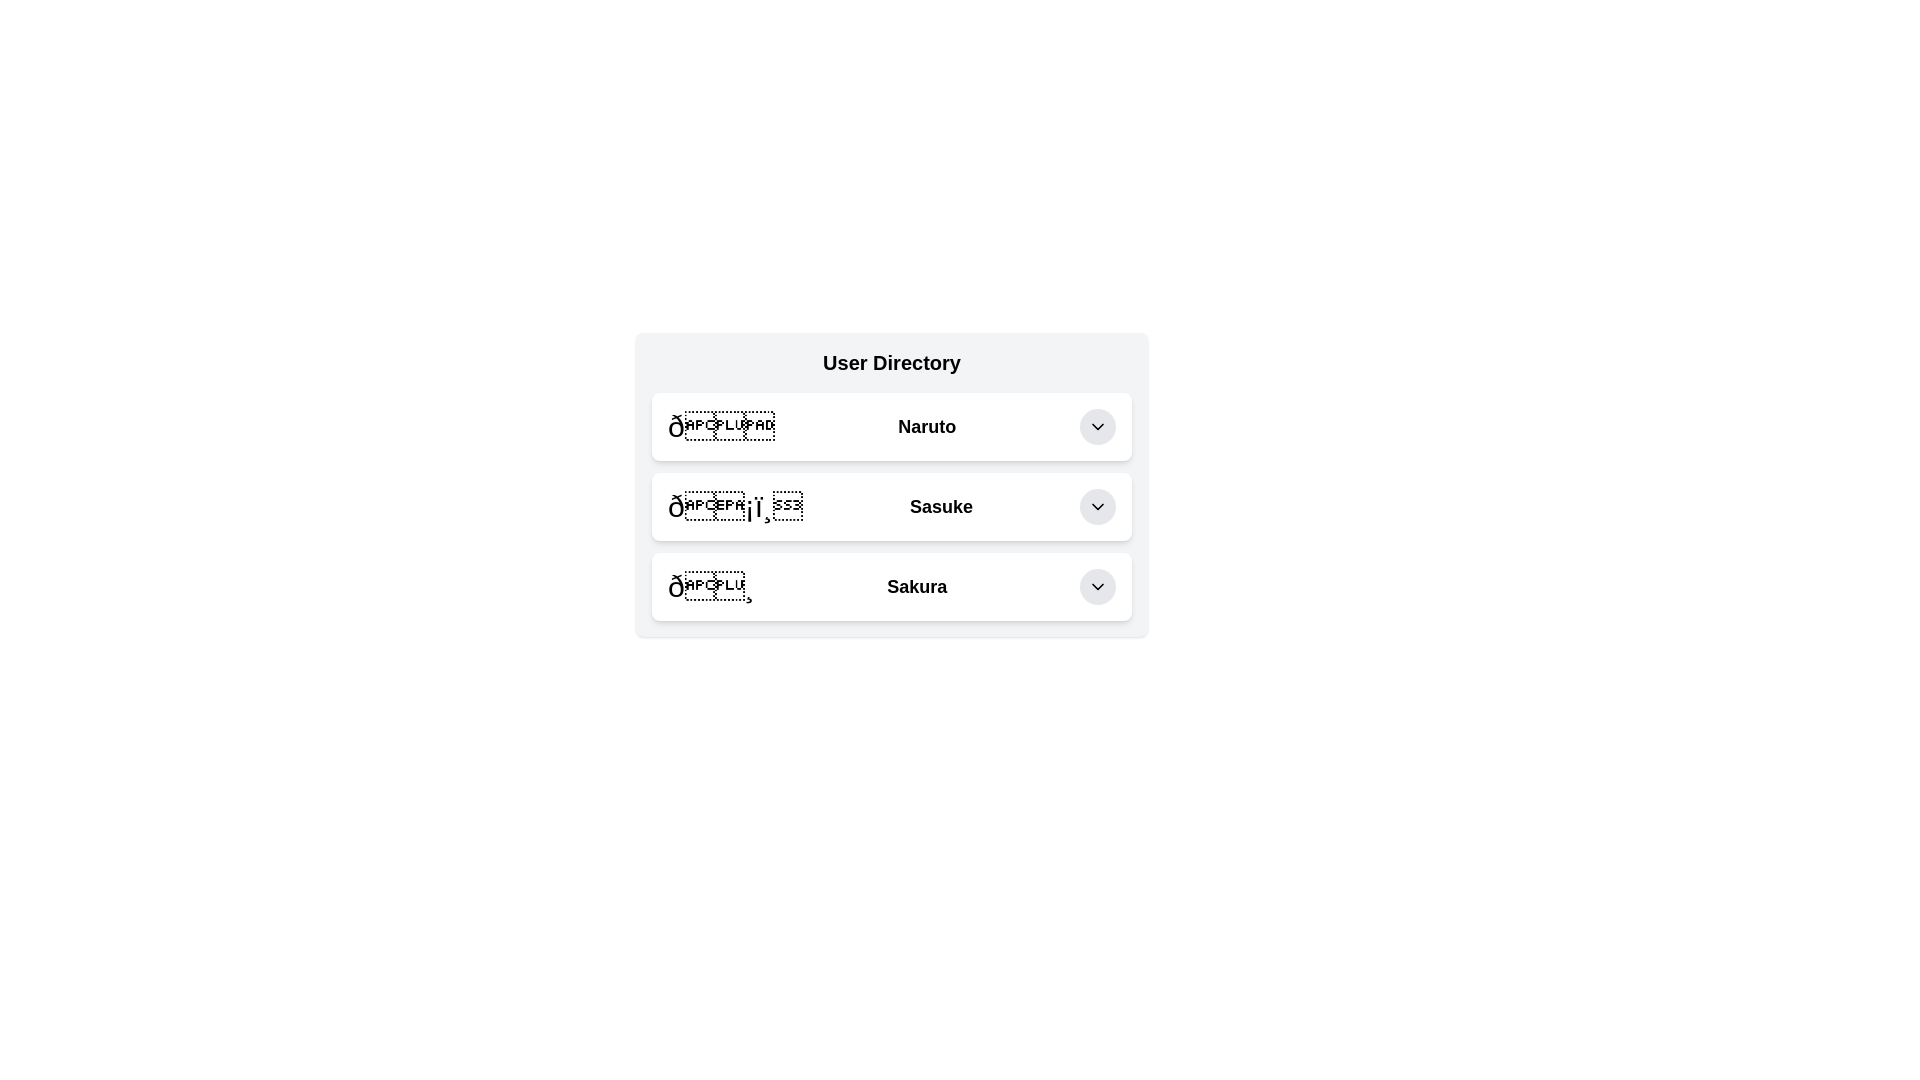 This screenshot has width=1920, height=1080. Describe the element at coordinates (734, 505) in the screenshot. I see `the Decorative icon or emoji associated with the user entry 'Sasuke' located in the User Directory` at that location.